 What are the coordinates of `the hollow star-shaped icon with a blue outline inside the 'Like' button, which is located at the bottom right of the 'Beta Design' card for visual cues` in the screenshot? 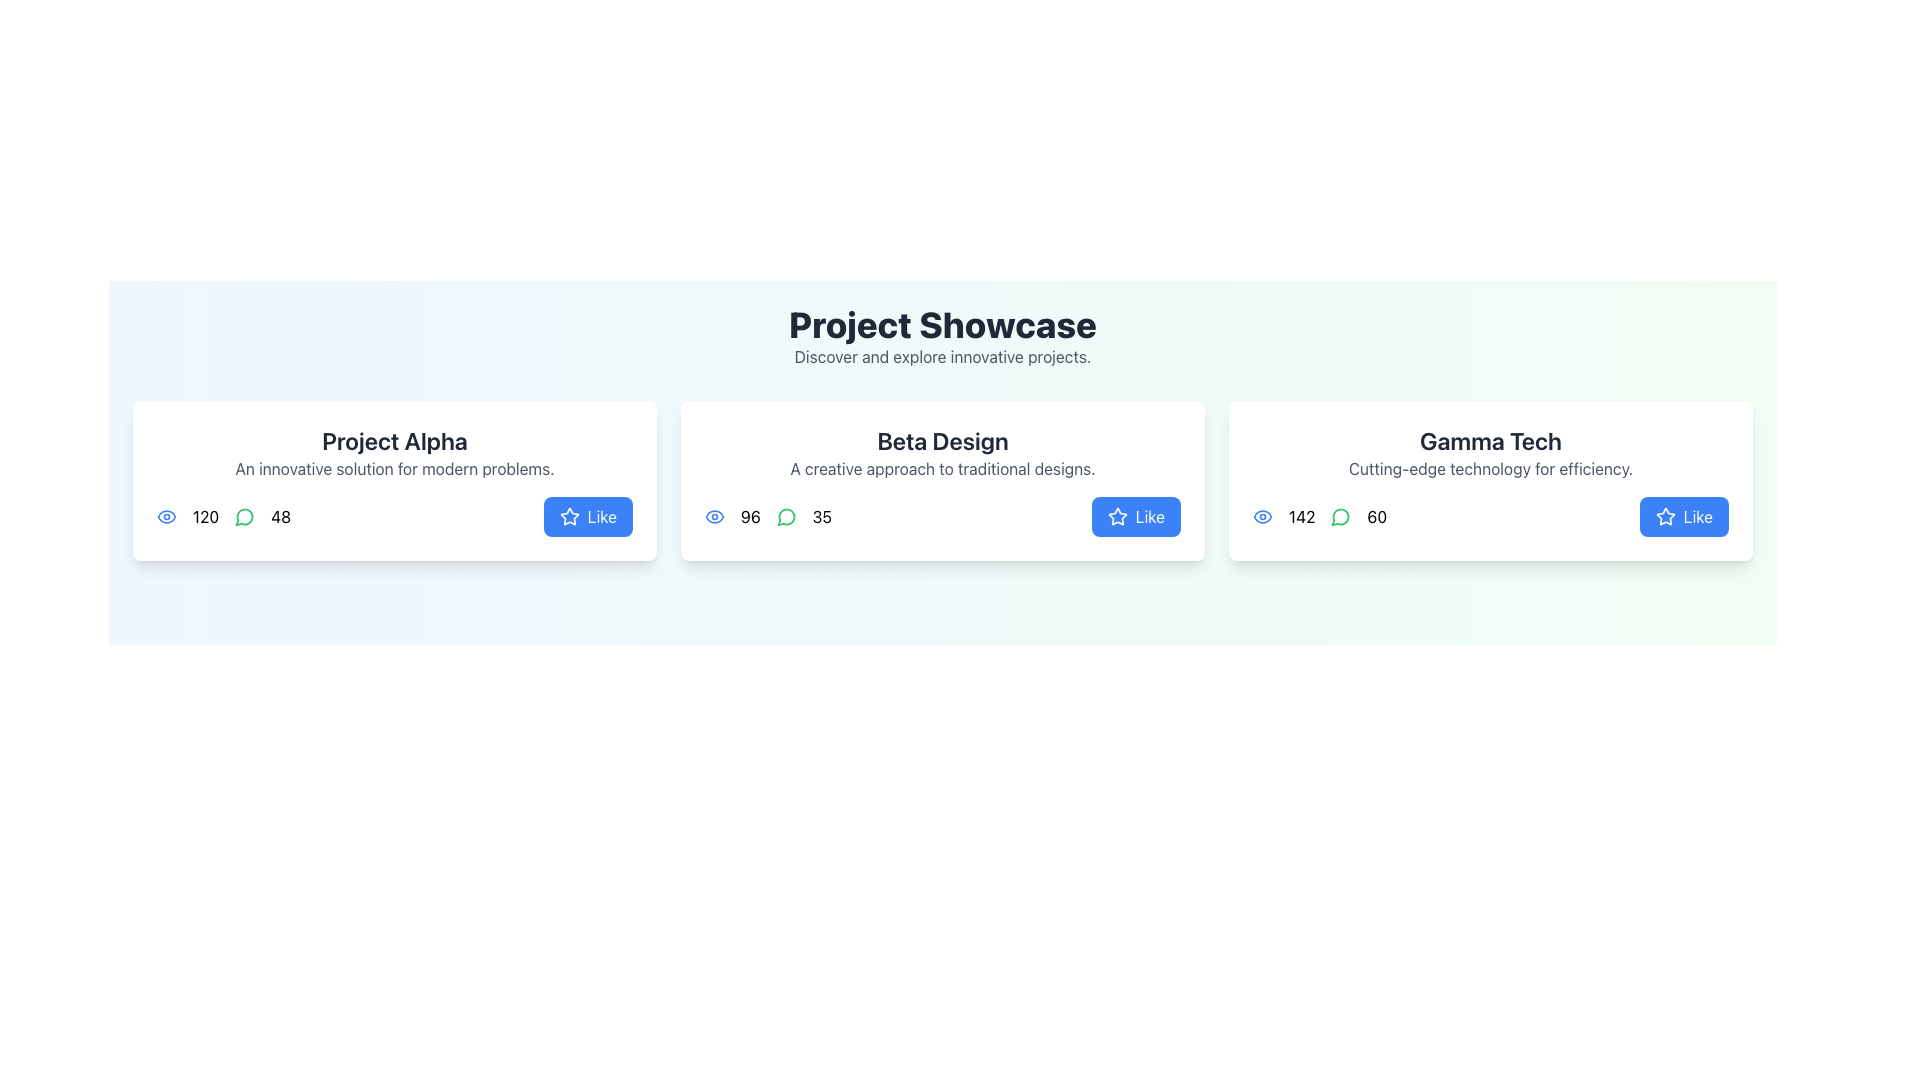 It's located at (568, 515).